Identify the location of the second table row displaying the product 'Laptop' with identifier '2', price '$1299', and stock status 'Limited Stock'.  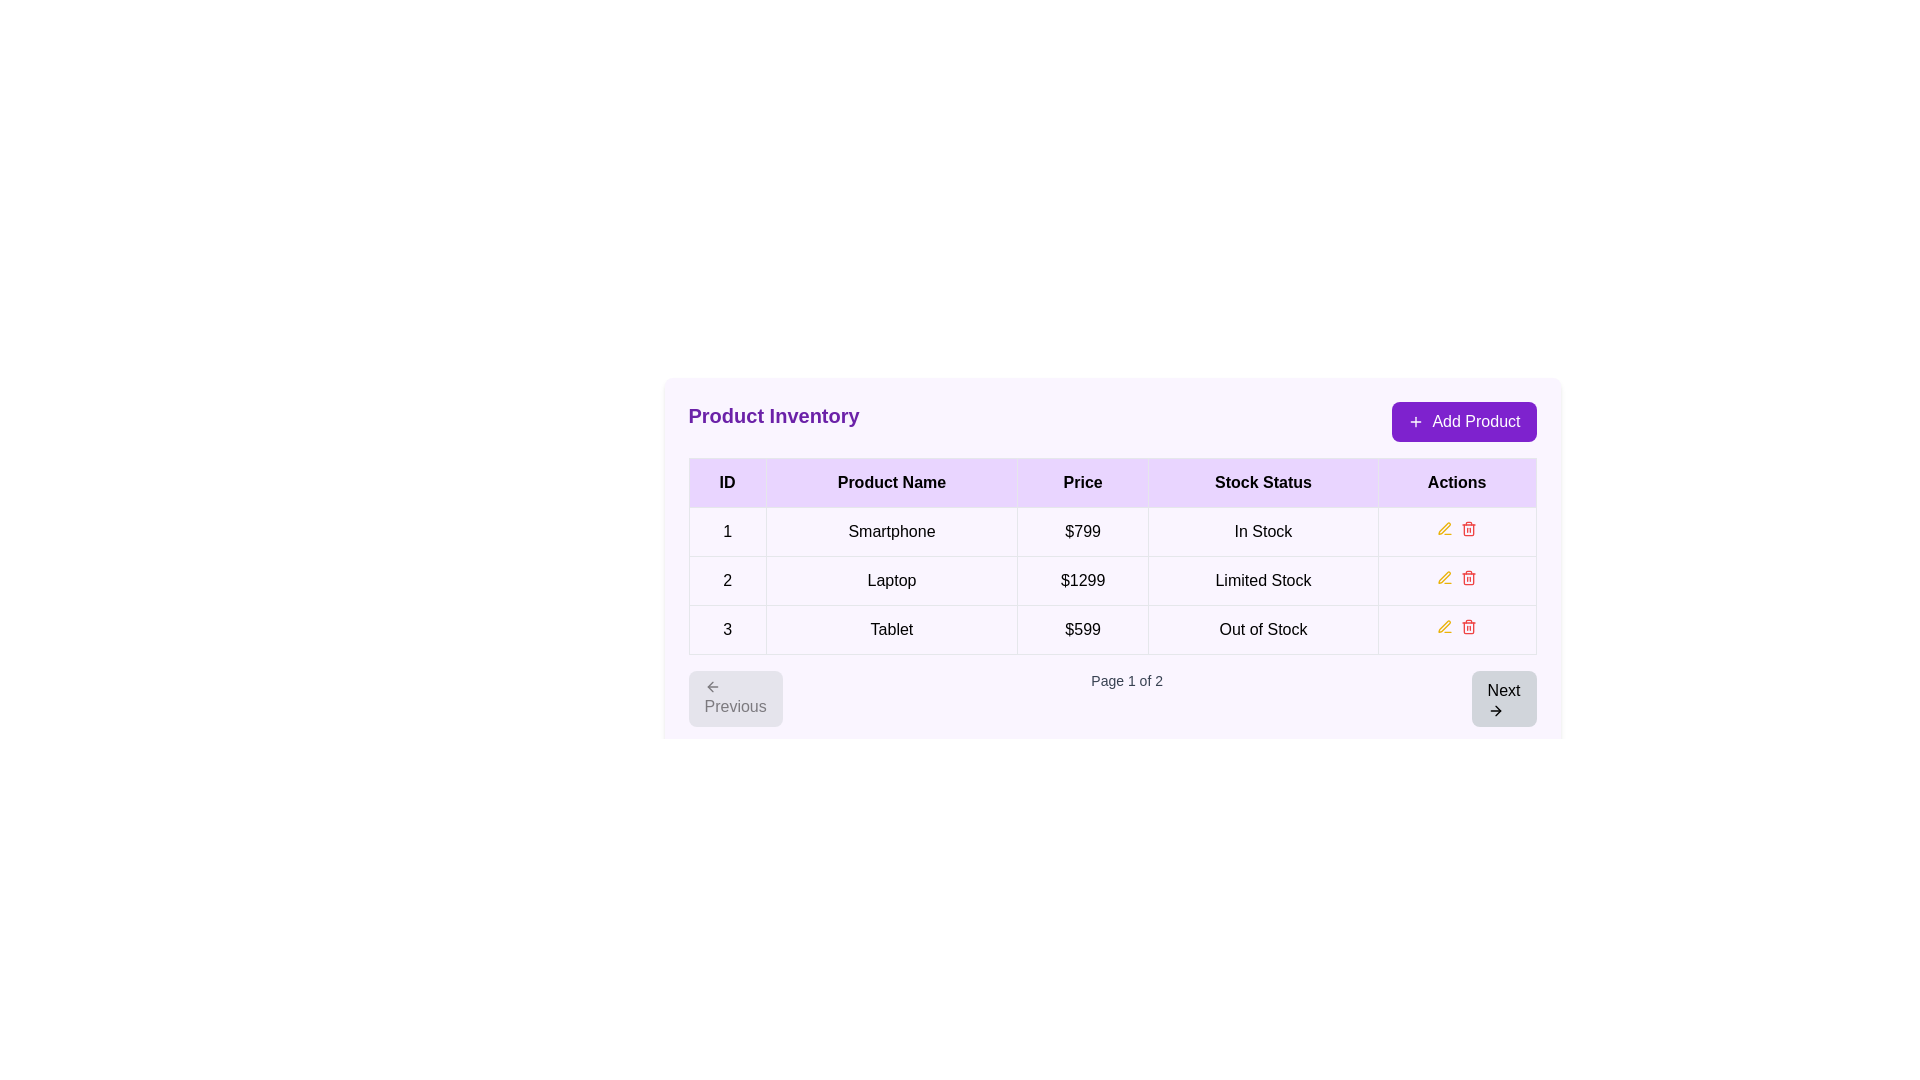
(1111, 581).